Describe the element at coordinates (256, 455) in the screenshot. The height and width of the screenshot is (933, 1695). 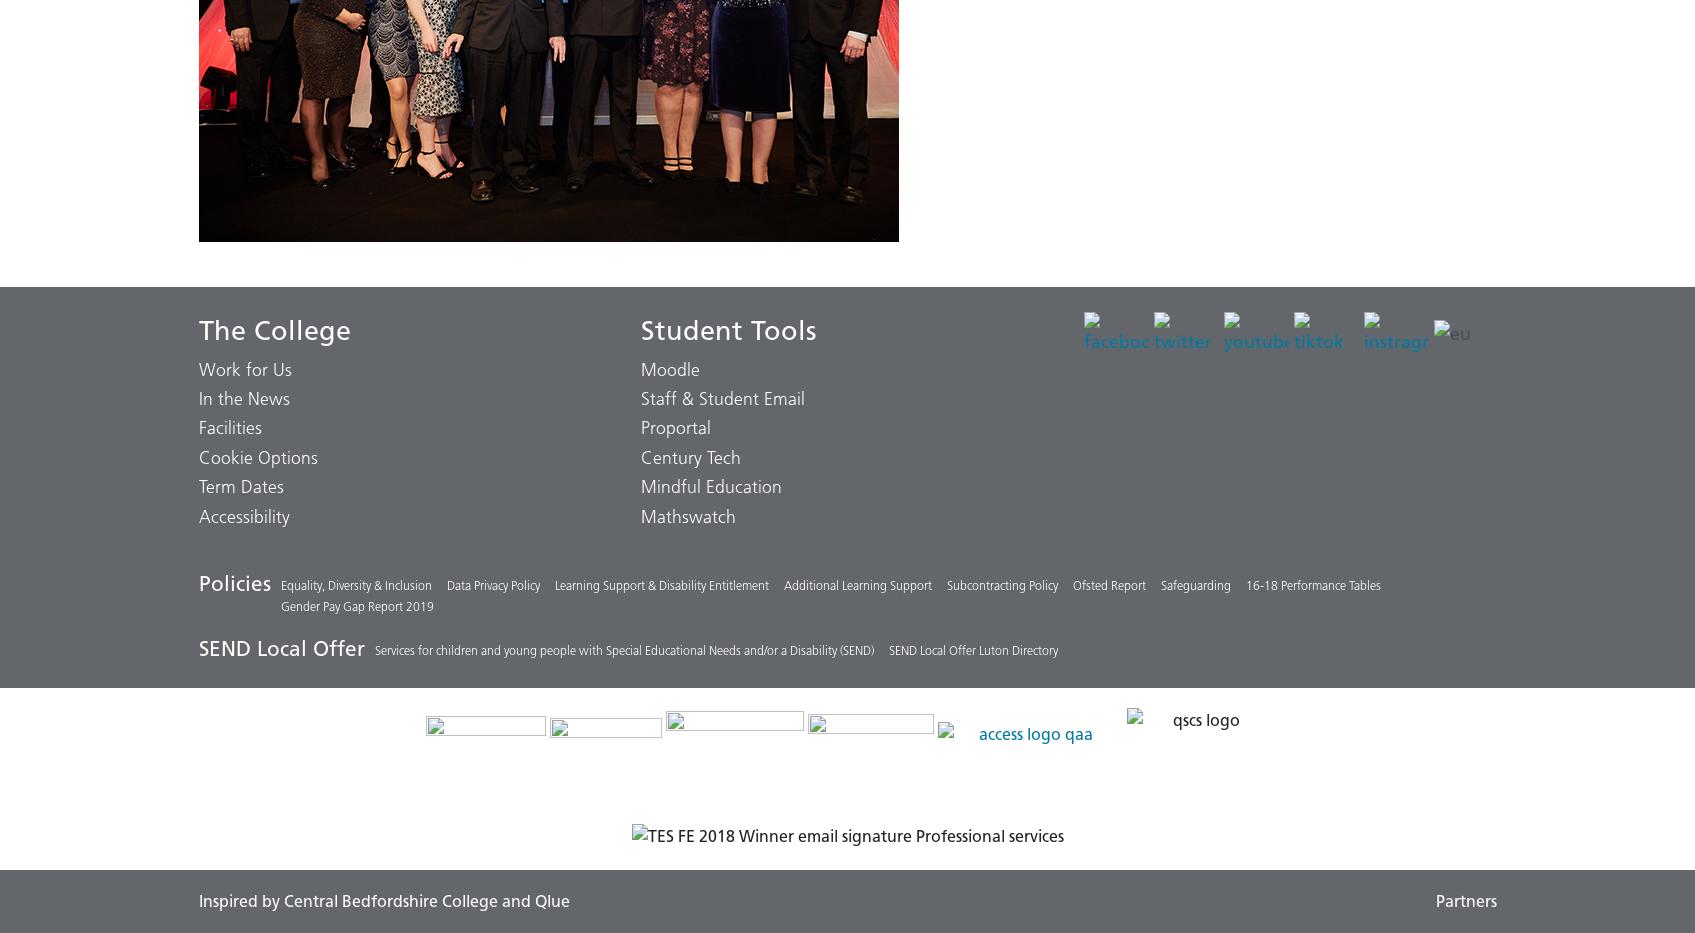
I see `'Cookie Options'` at that location.